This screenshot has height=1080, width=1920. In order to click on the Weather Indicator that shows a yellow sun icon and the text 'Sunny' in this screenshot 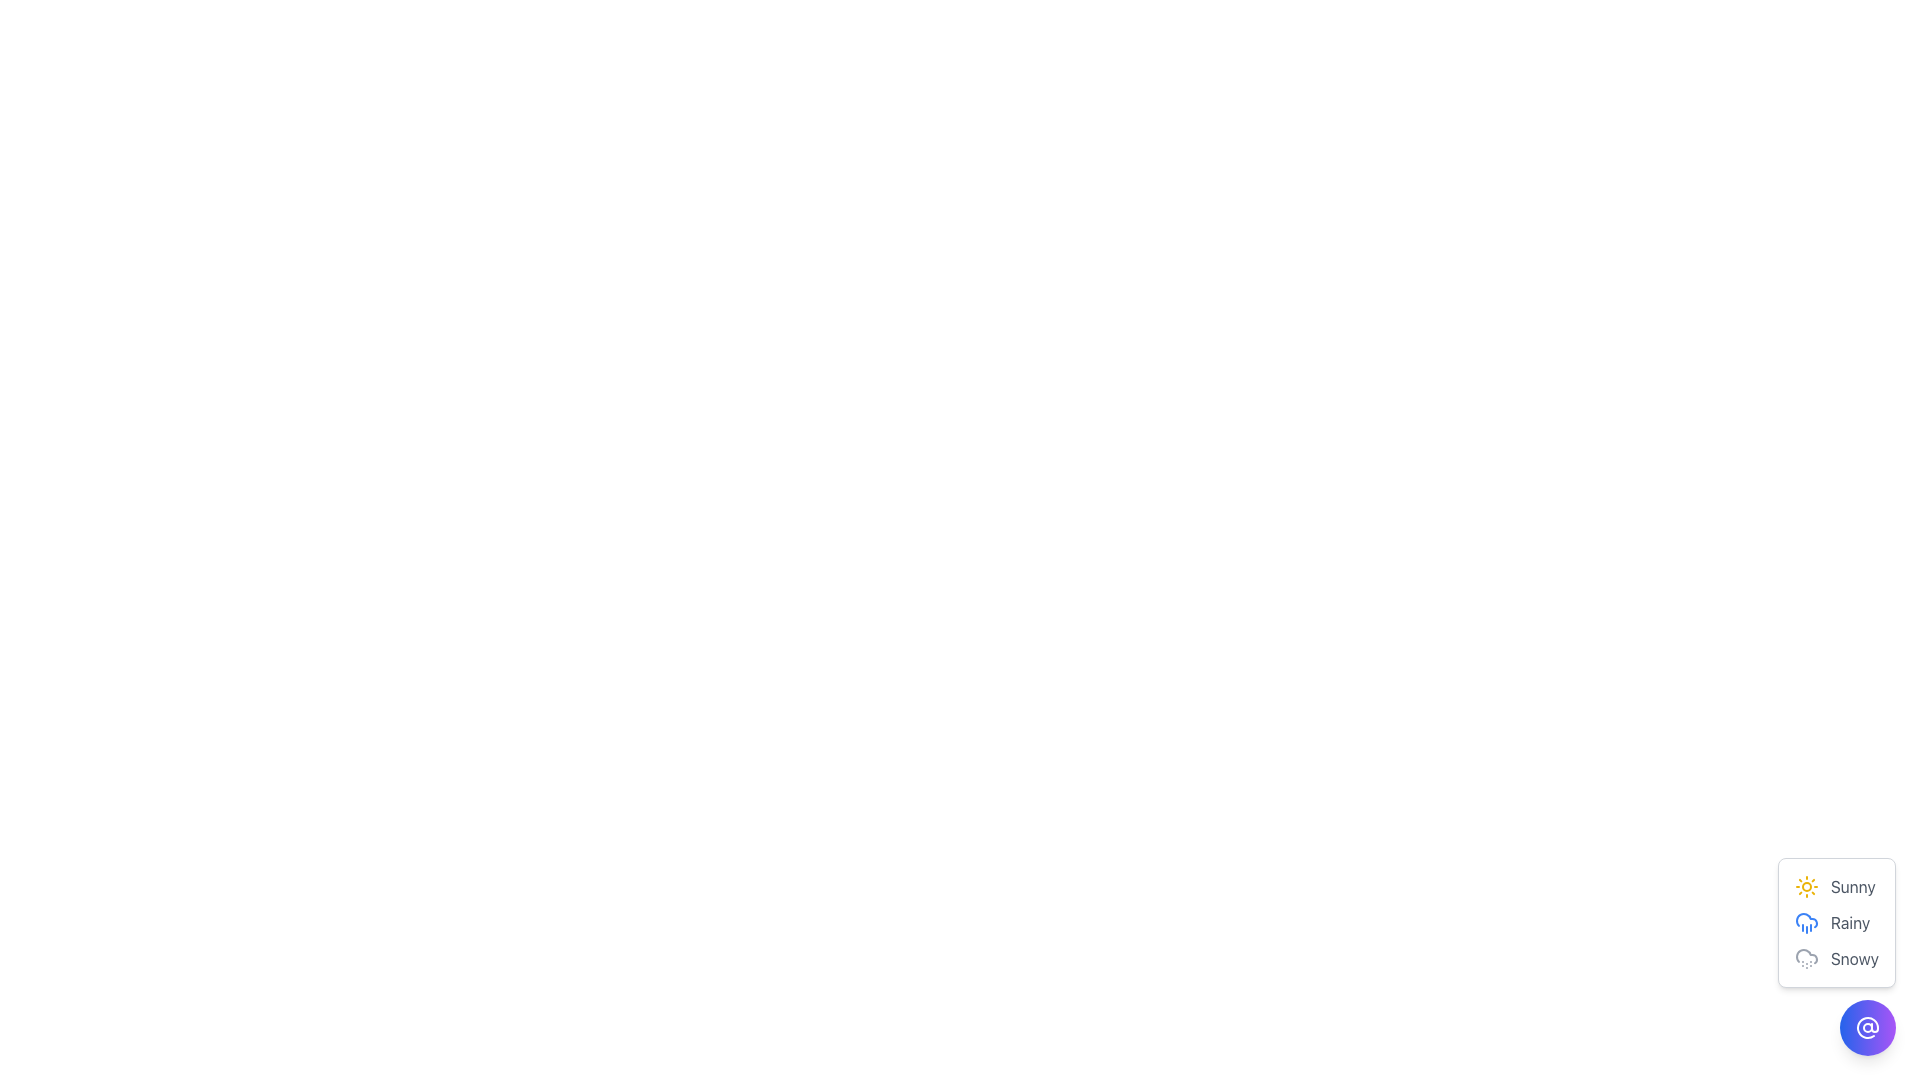, I will do `click(1836, 886)`.